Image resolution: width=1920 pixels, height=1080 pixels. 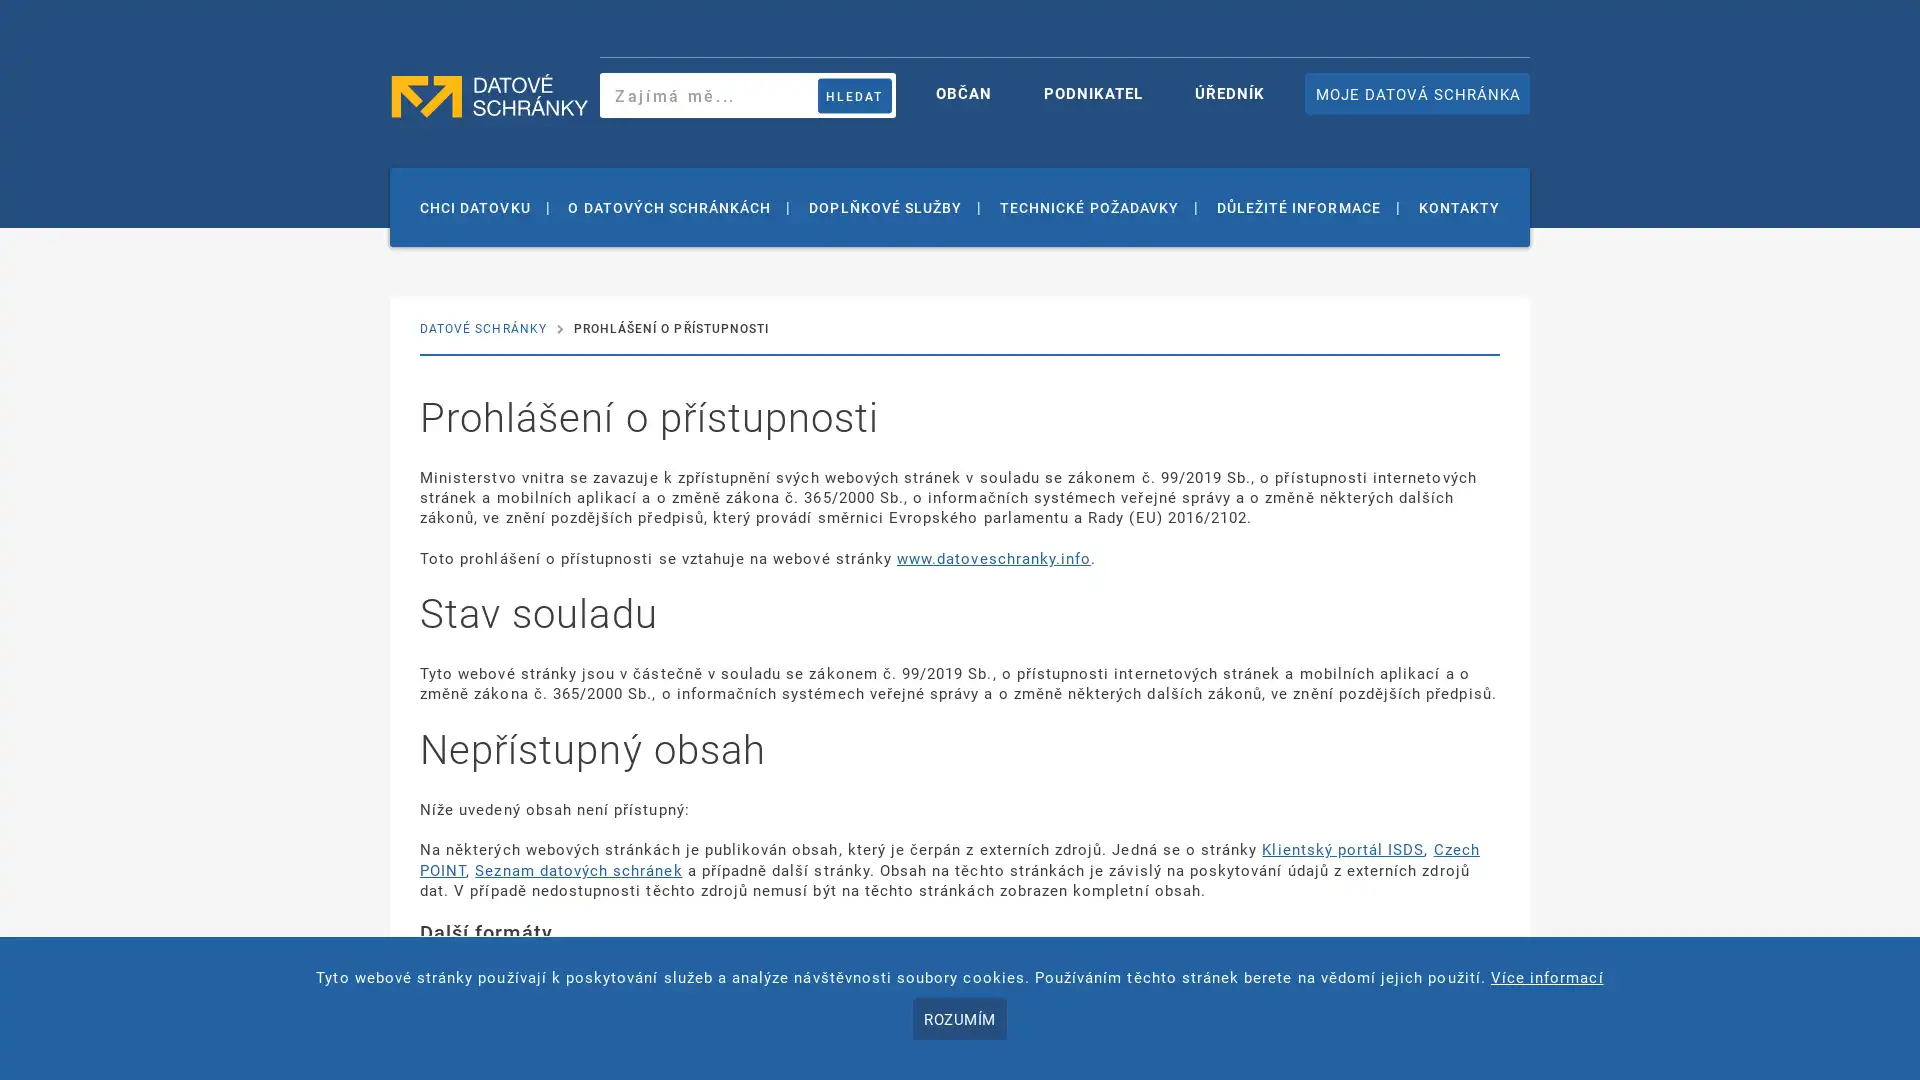 I want to click on Hledat, so click(x=854, y=95).